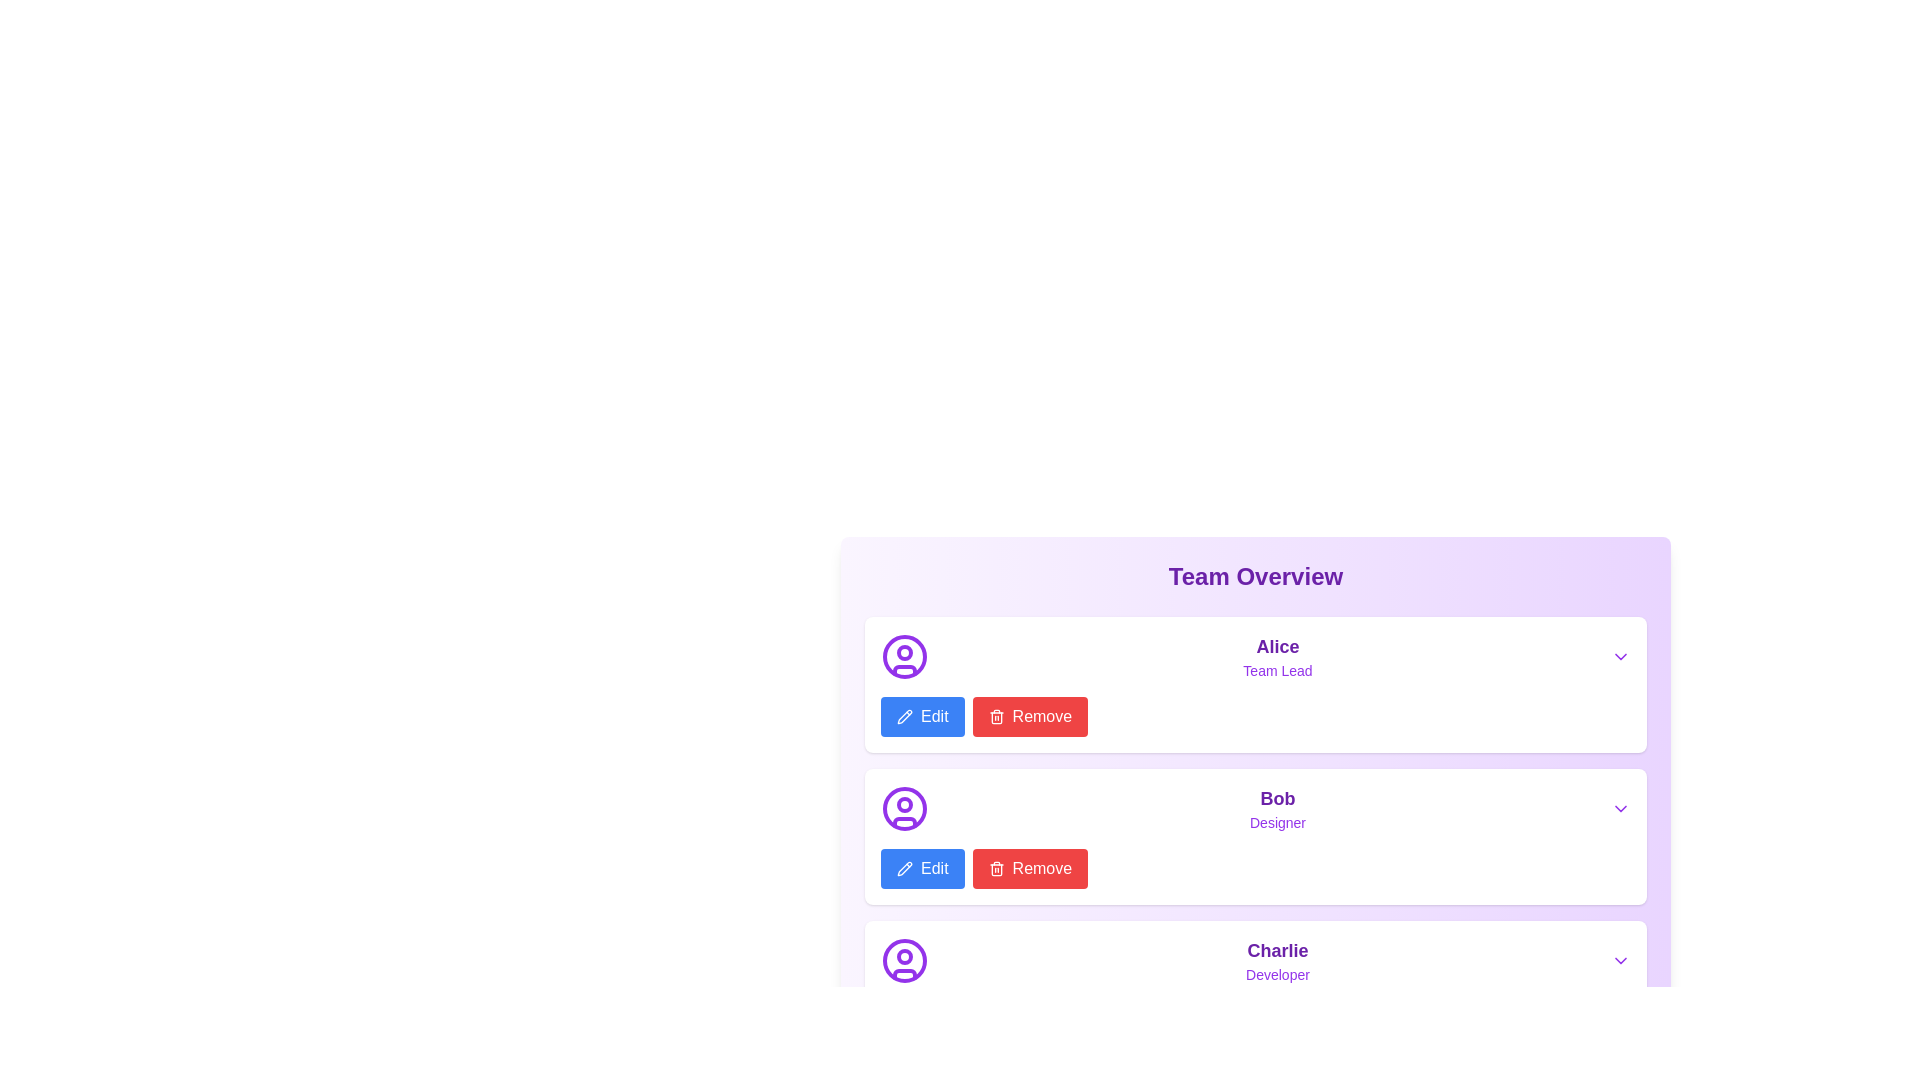 The image size is (1920, 1080). What do you see at coordinates (904, 656) in the screenshot?
I see `the circular user avatar icon representing the 'Alice' team member, located at the center of the SVG icon in the upper left corner of the team member card` at bounding box center [904, 656].